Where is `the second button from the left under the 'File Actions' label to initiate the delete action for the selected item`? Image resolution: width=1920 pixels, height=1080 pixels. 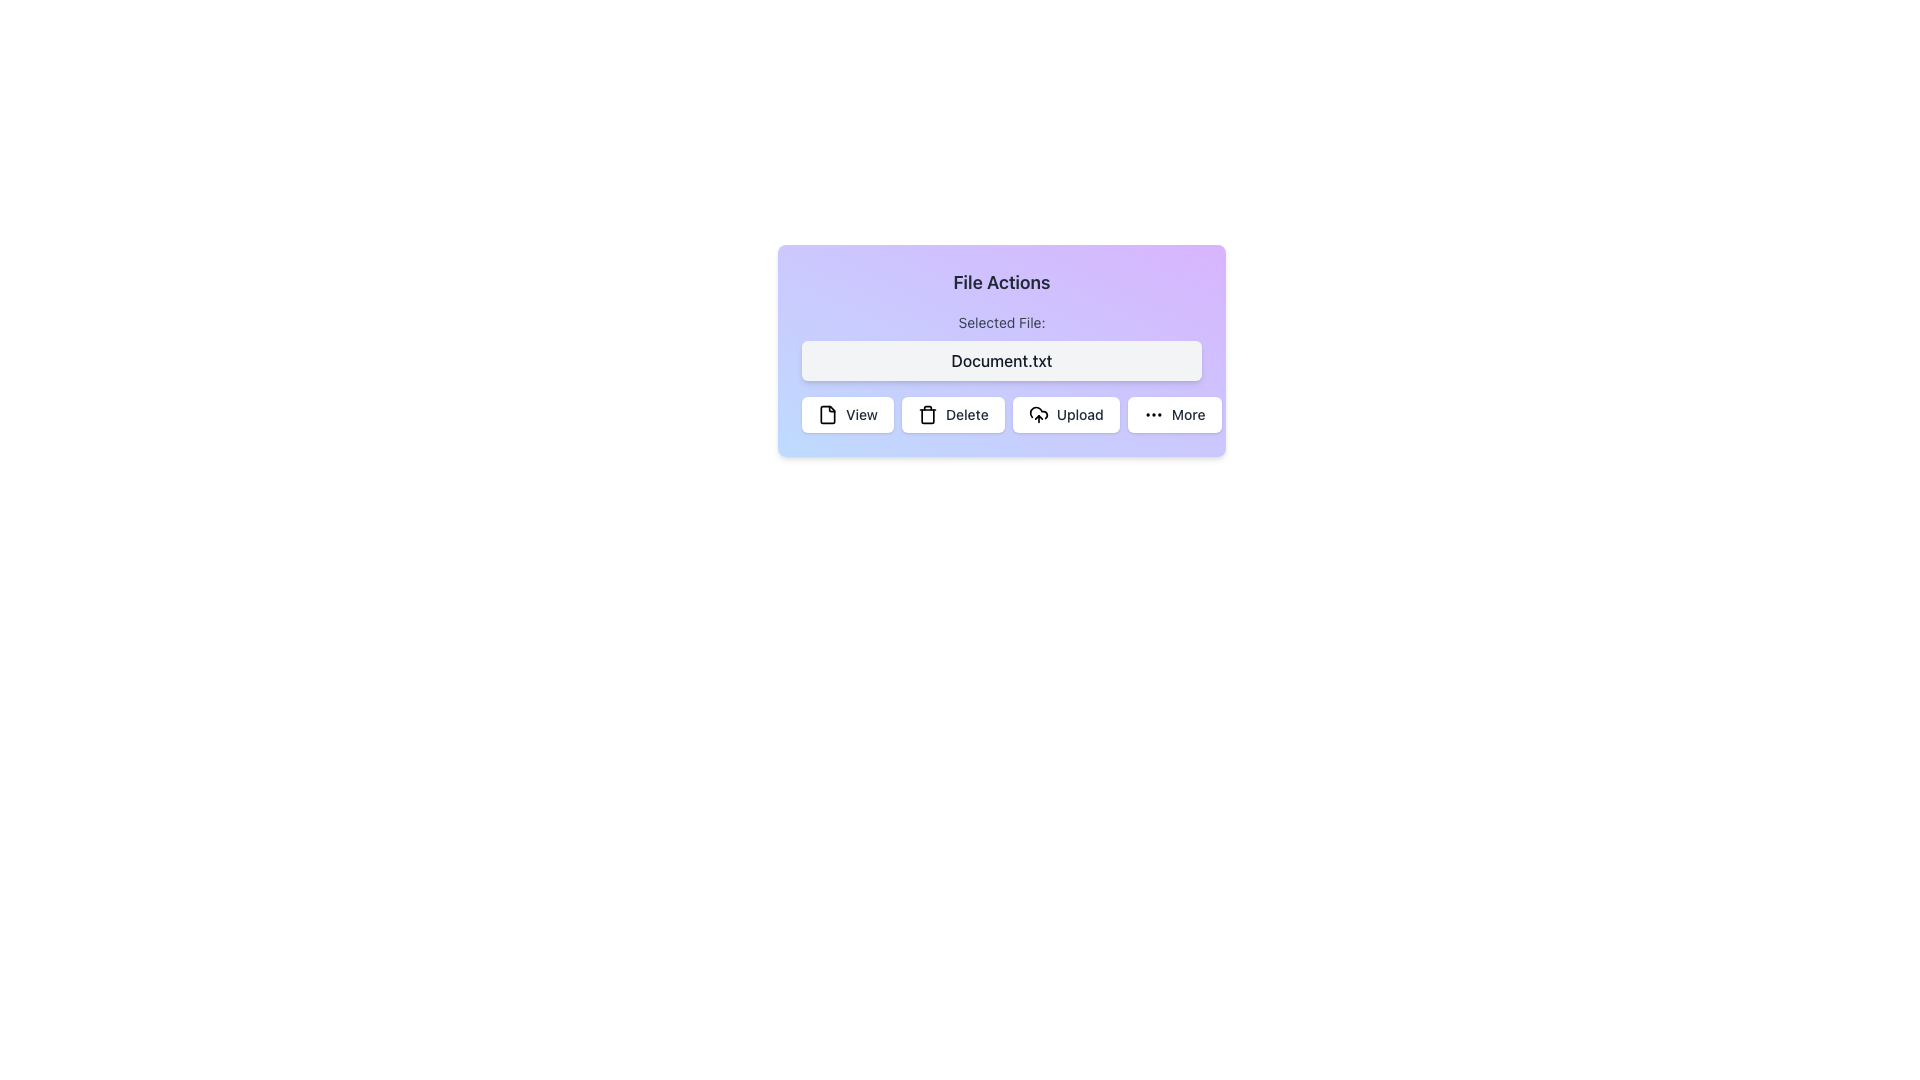
the second button from the left under the 'File Actions' label to initiate the delete action for the selected item is located at coordinates (952, 414).